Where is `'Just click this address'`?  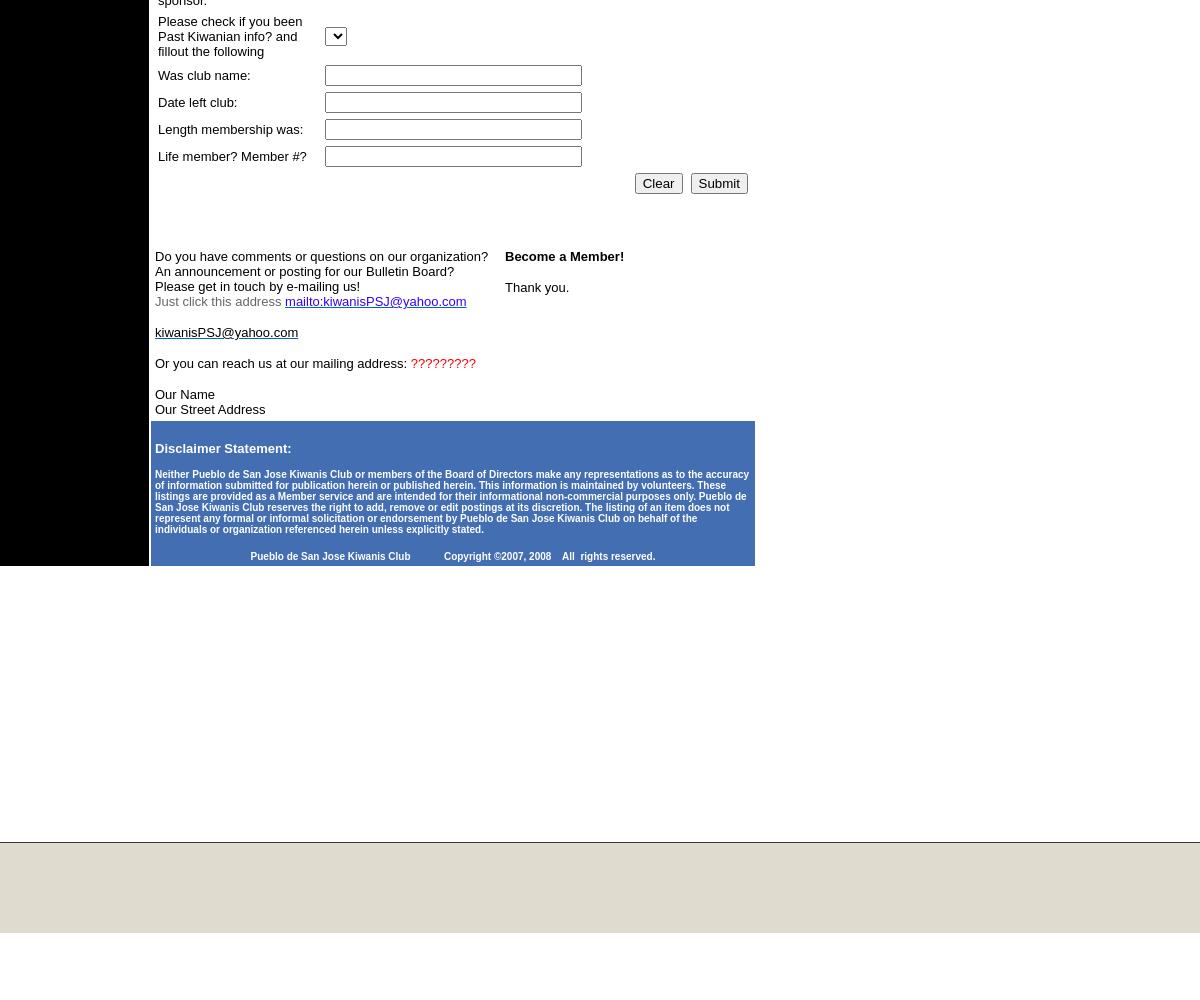
'Just click this address' is located at coordinates (218, 301).